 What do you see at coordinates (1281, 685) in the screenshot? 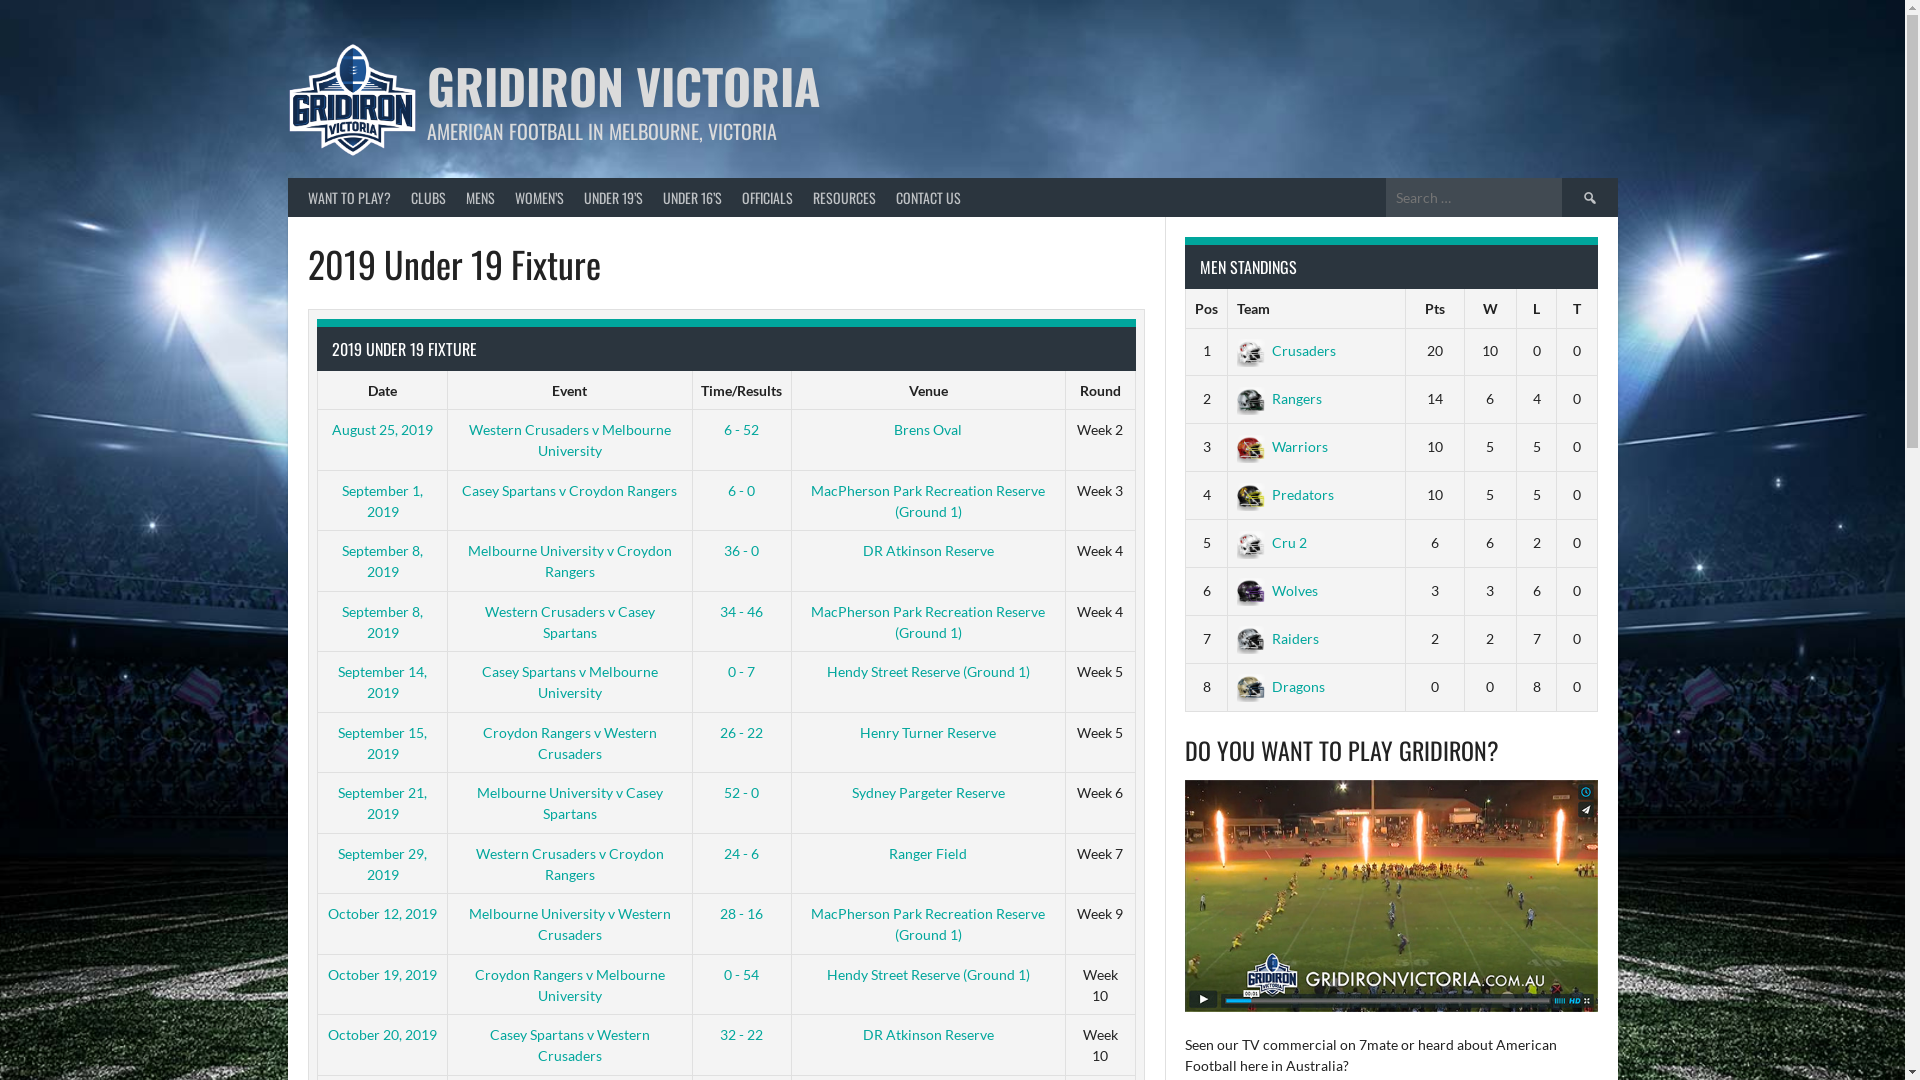
I see `'Dragons'` at bounding box center [1281, 685].